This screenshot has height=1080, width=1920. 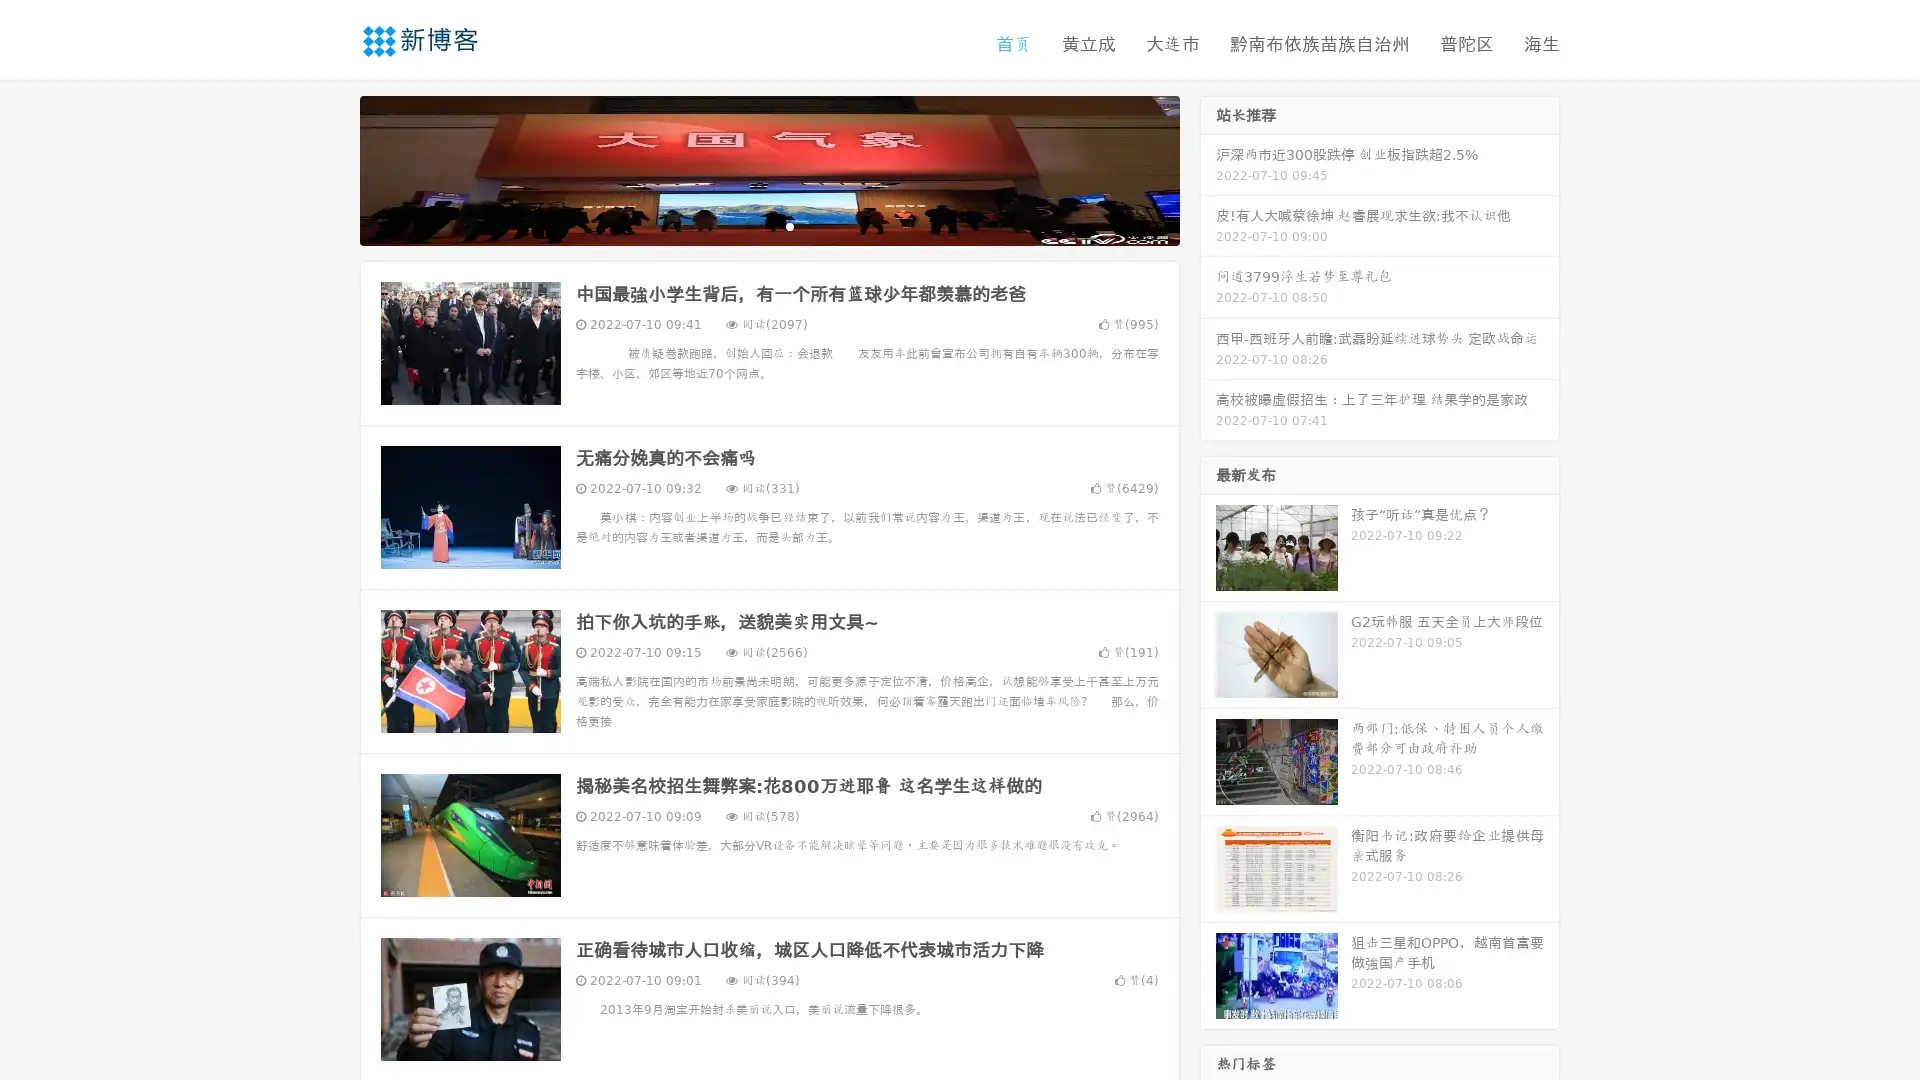 I want to click on Next slide, so click(x=1208, y=168).